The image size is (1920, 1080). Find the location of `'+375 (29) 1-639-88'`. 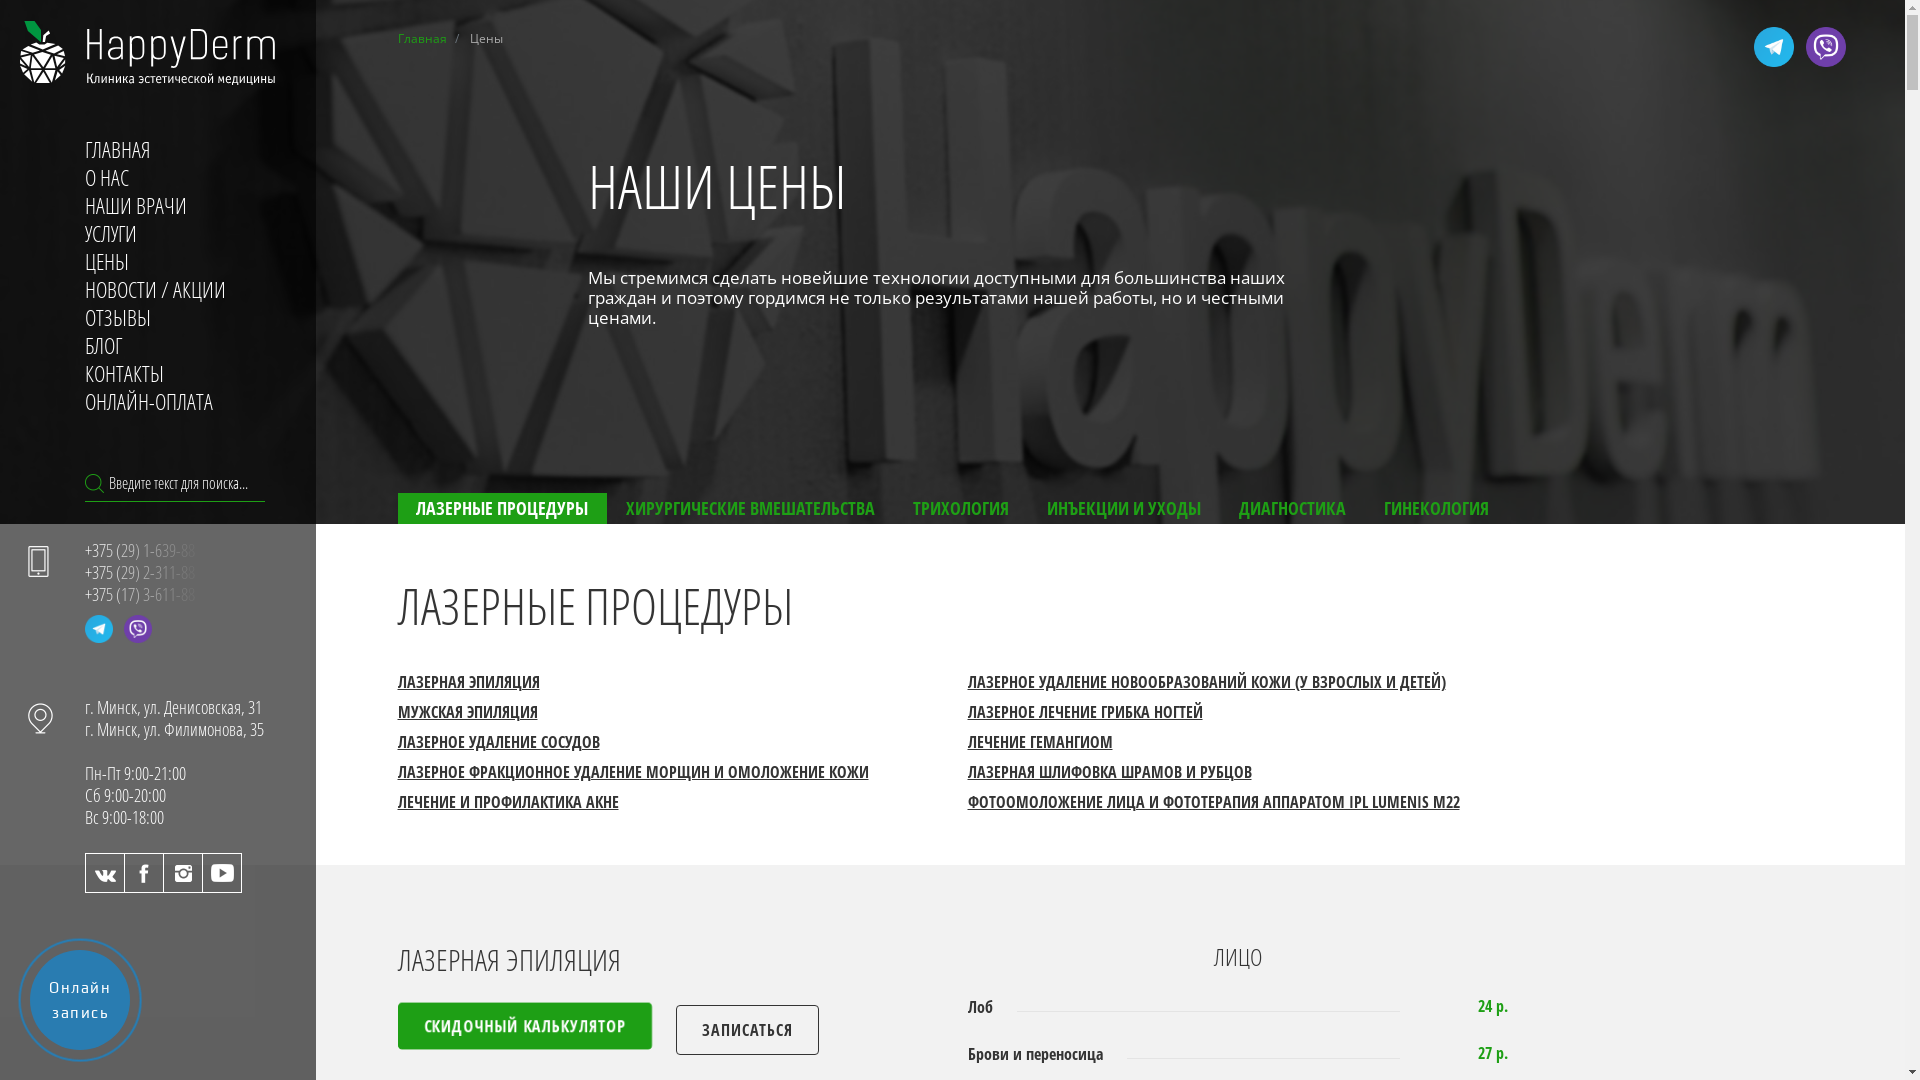

'+375 (29) 1-639-88' is located at coordinates (84, 550).